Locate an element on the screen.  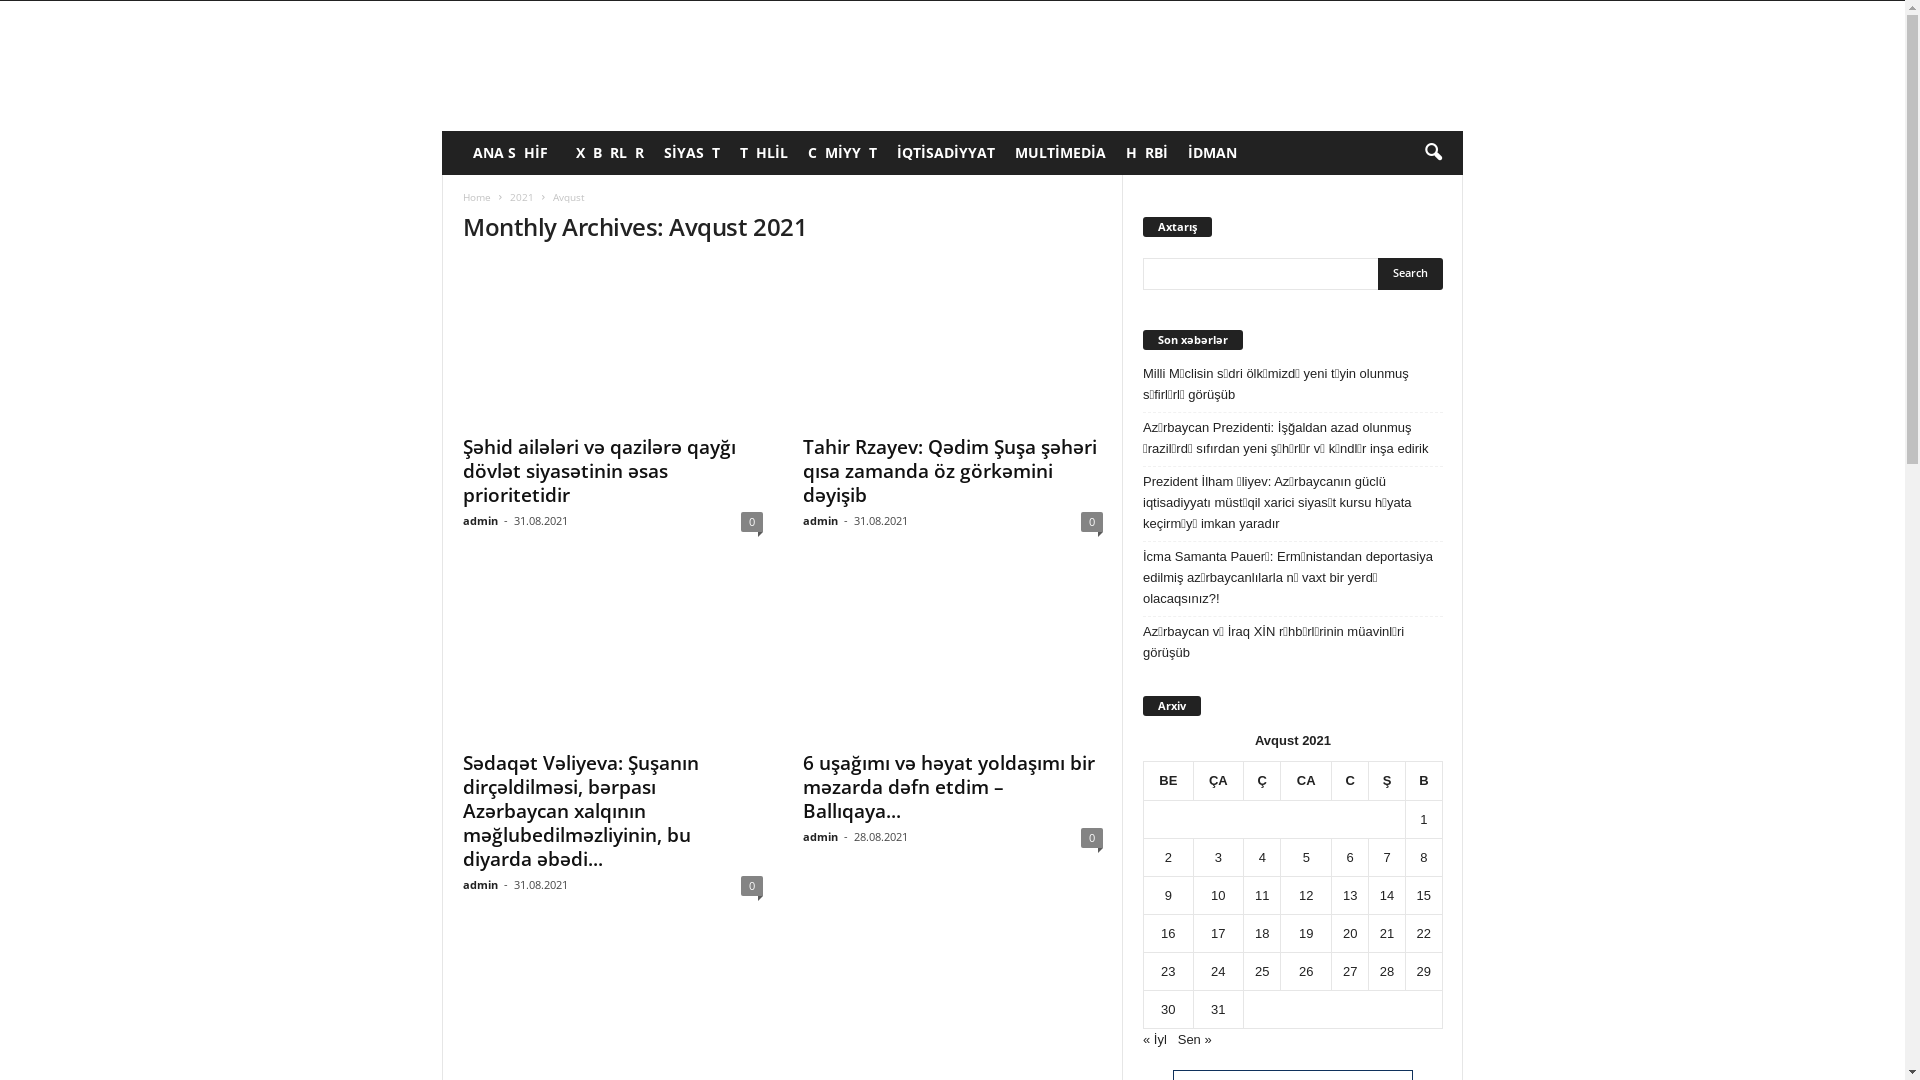
'Search' is located at coordinates (1409, 273).